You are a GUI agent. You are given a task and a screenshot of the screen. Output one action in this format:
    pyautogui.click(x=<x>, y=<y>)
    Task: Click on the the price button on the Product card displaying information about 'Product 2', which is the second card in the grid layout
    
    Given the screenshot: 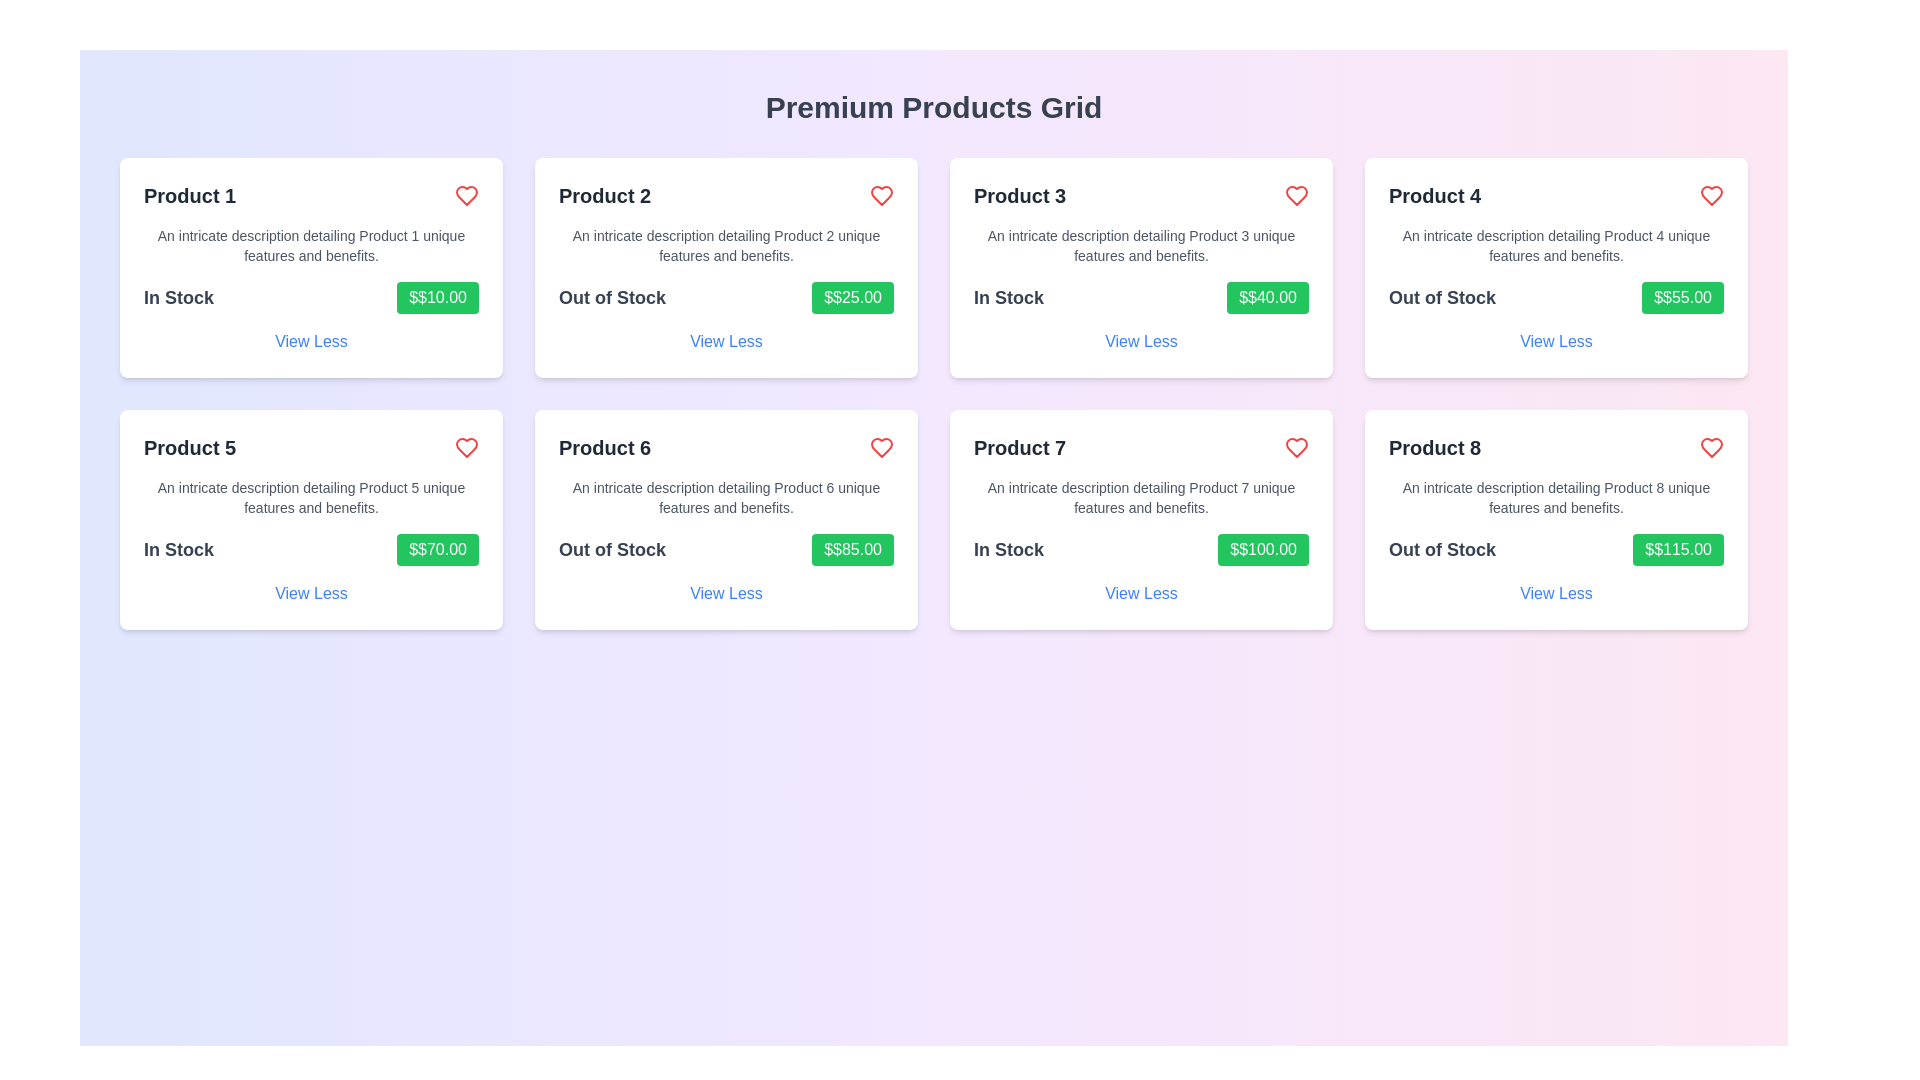 What is the action you would take?
    pyautogui.click(x=725, y=266)
    